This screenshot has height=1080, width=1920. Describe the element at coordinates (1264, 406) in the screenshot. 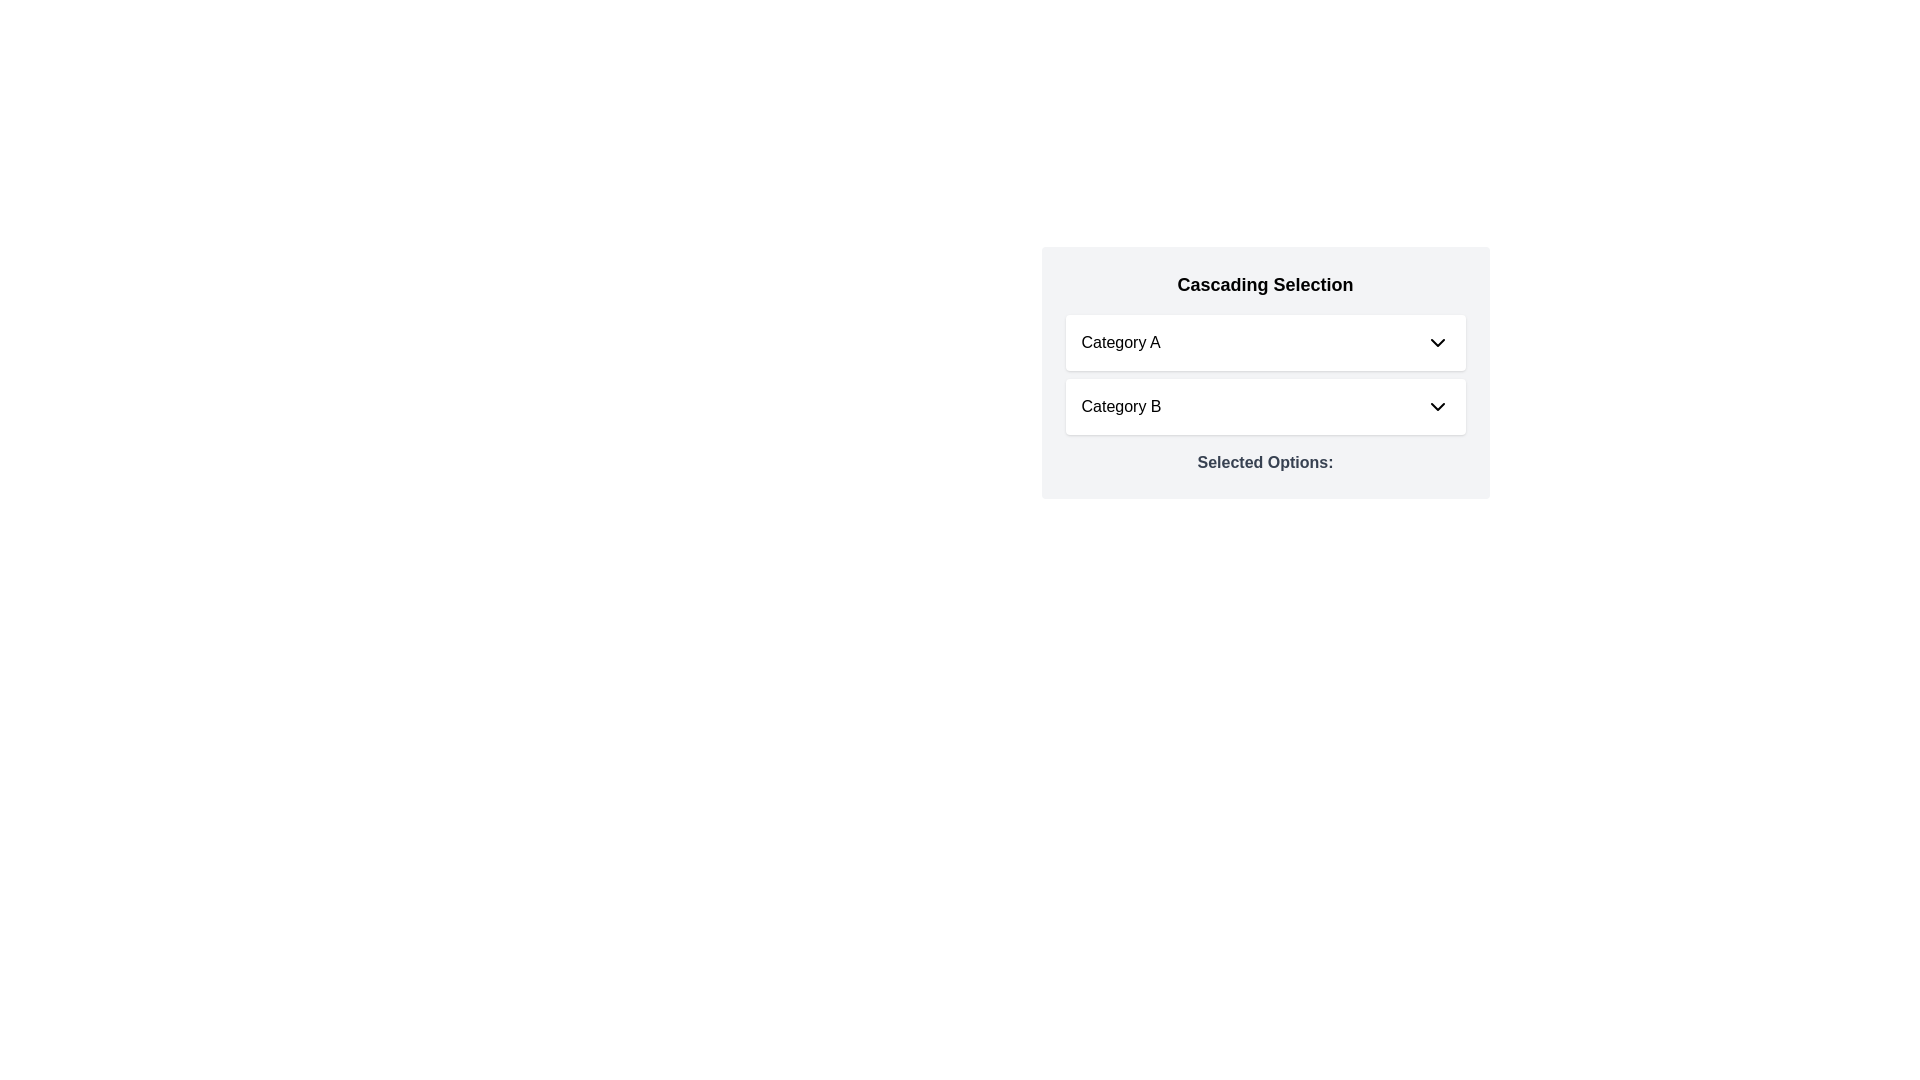

I see `the 'Category B' dropdown menu item` at that location.